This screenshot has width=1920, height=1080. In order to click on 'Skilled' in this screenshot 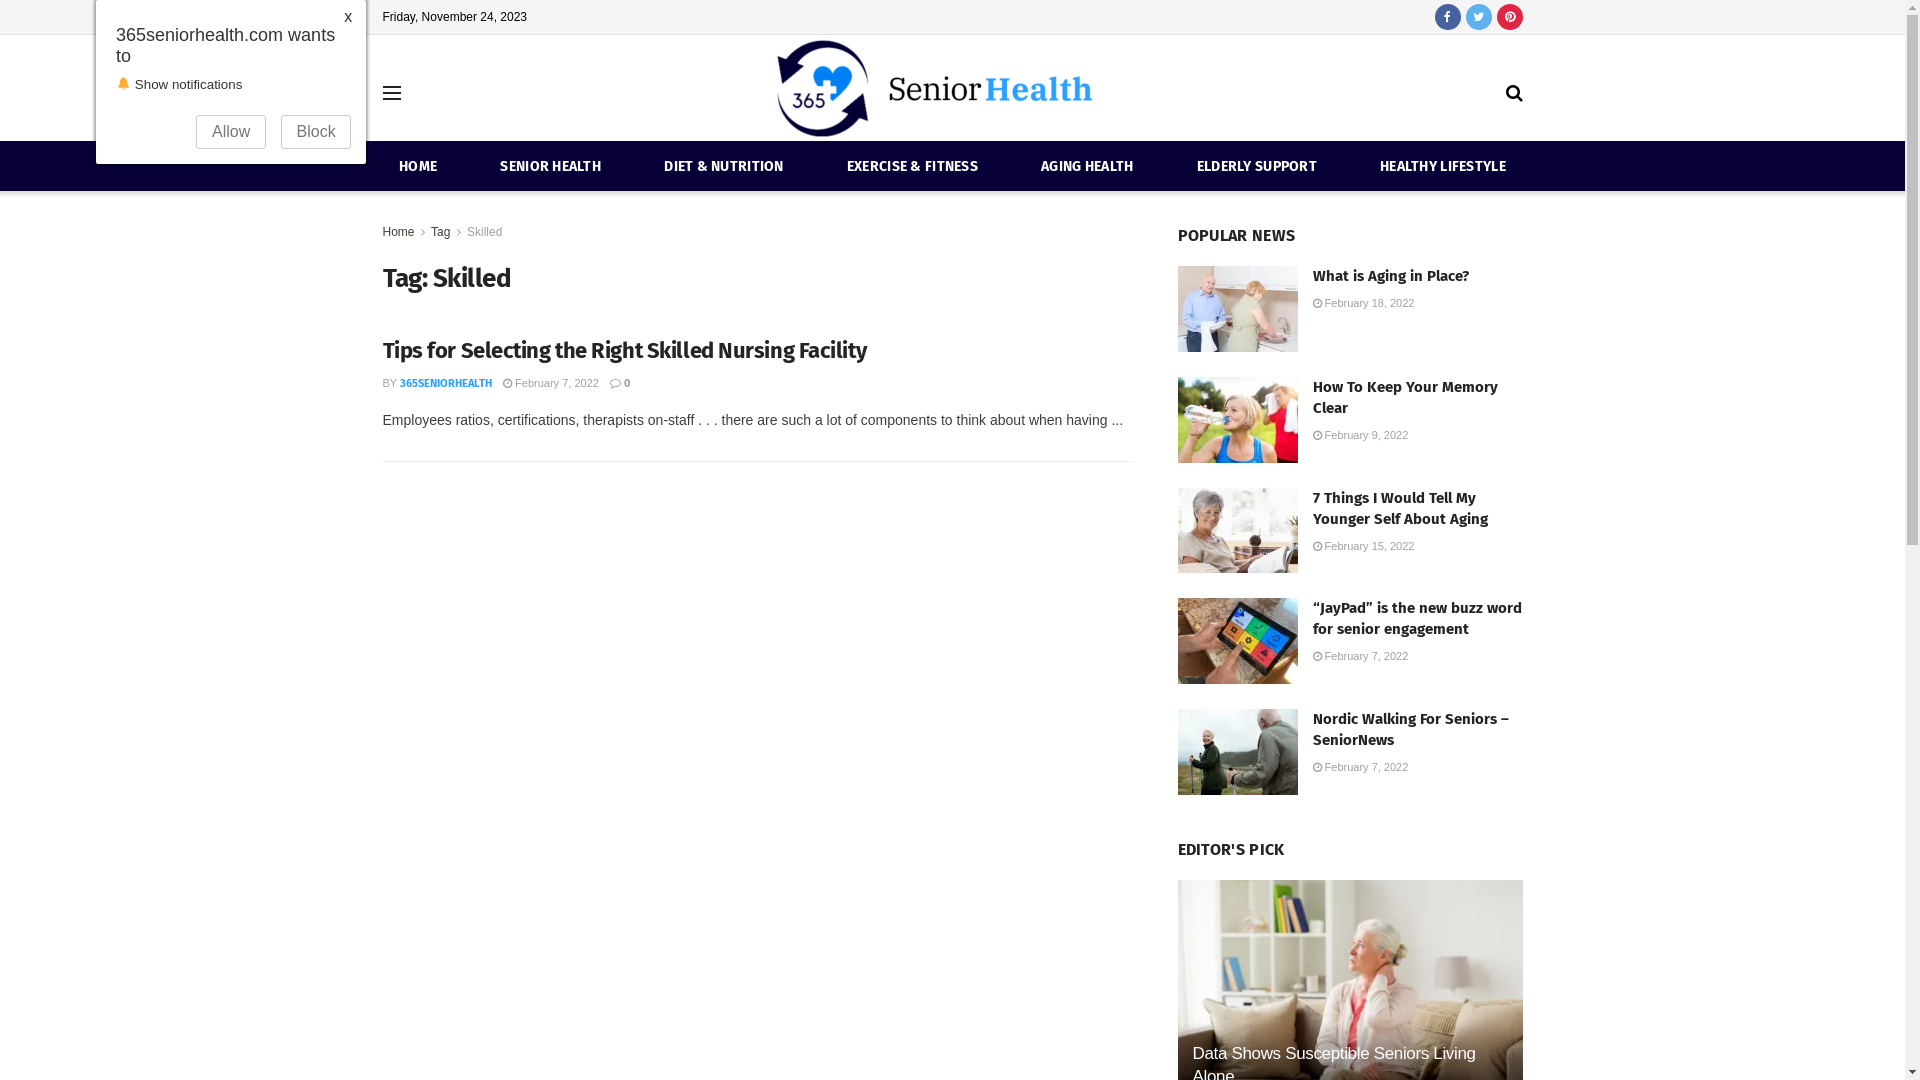, I will do `click(484, 230)`.